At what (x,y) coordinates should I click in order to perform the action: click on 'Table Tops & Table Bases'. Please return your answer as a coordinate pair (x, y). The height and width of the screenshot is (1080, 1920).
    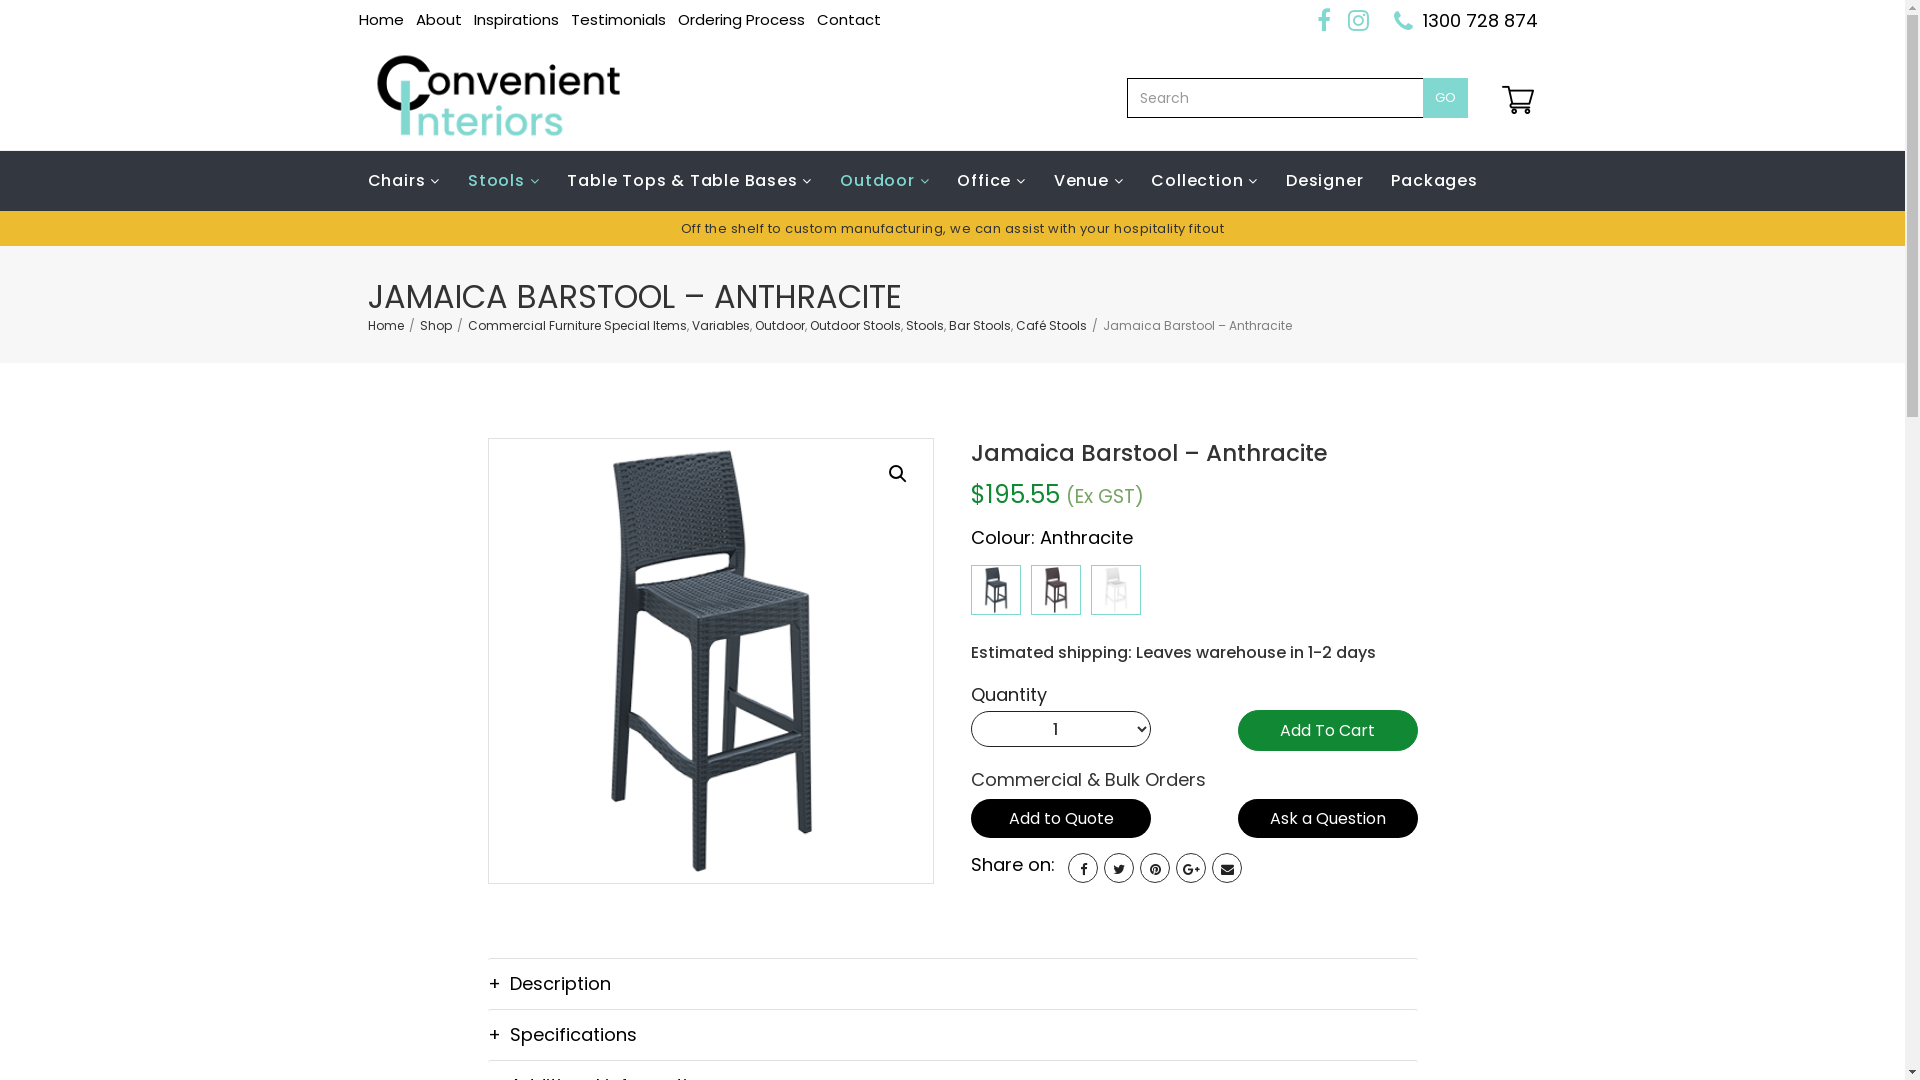
    Looking at the image, I should click on (689, 181).